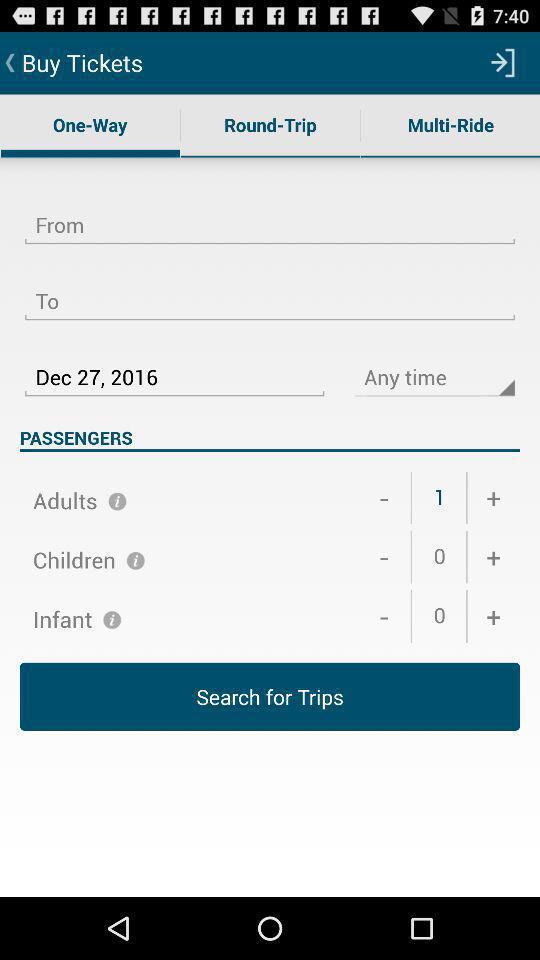 This screenshot has width=540, height=960. Describe the element at coordinates (270, 696) in the screenshot. I see `the item below + icon` at that location.